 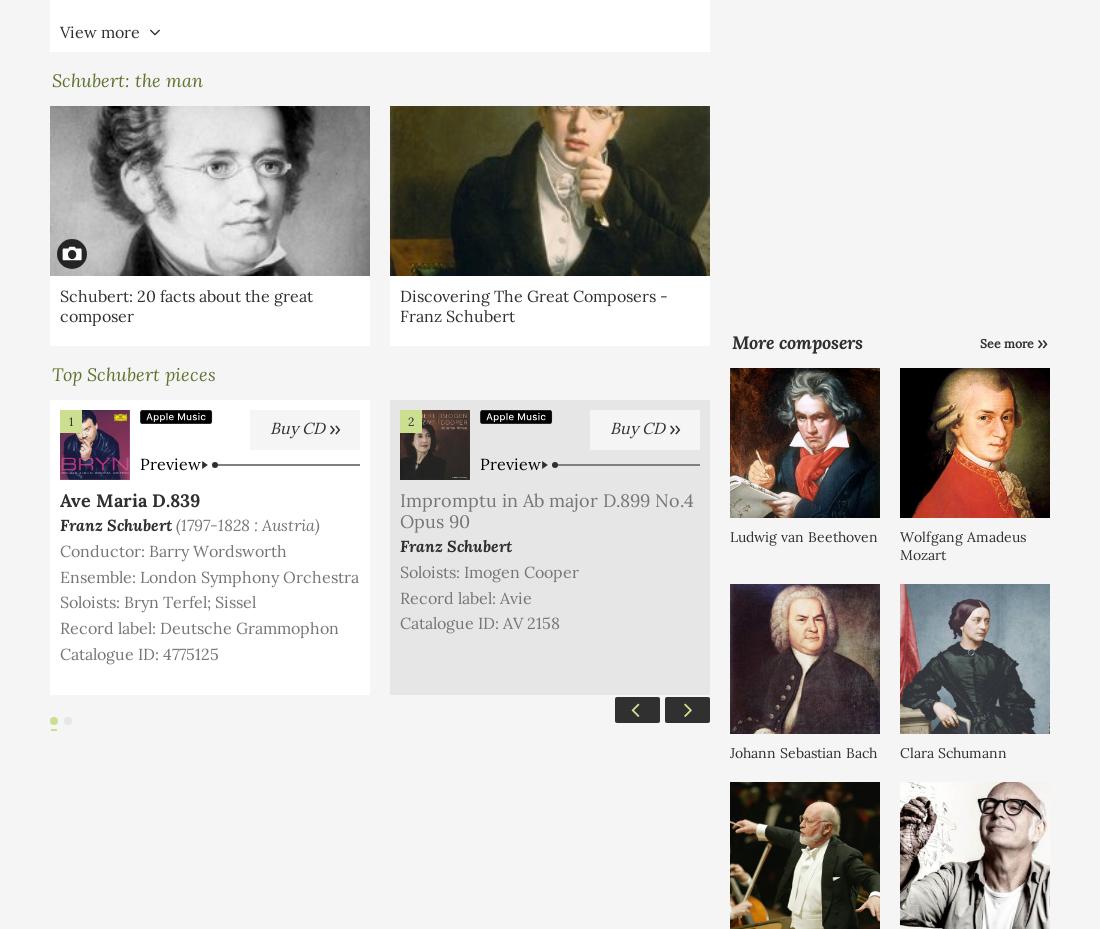 What do you see at coordinates (399, 595) in the screenshot?
I see `'Record label: Avie'` at bounding box center [399, 595].